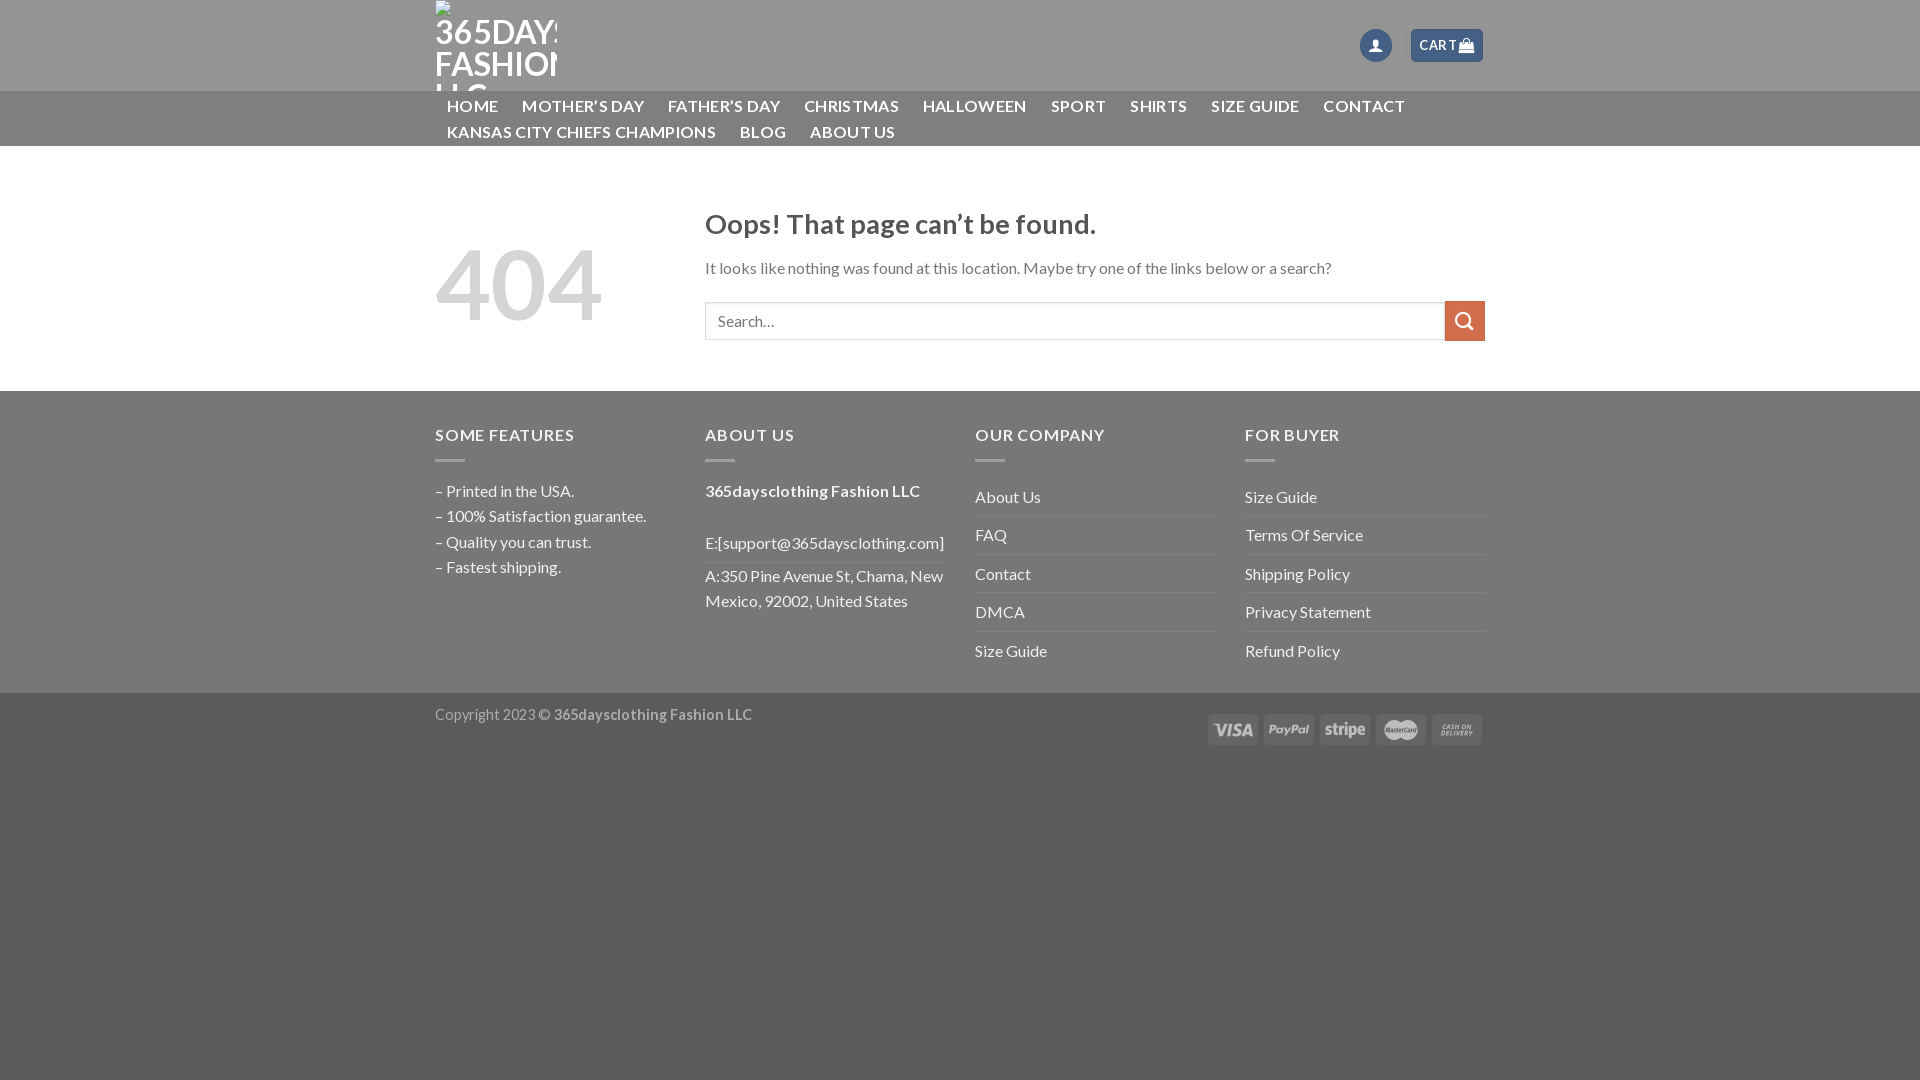 This screenshot has height=1080, width=1920. I want to click on 'Shipping Policy', so click(1297, 574).